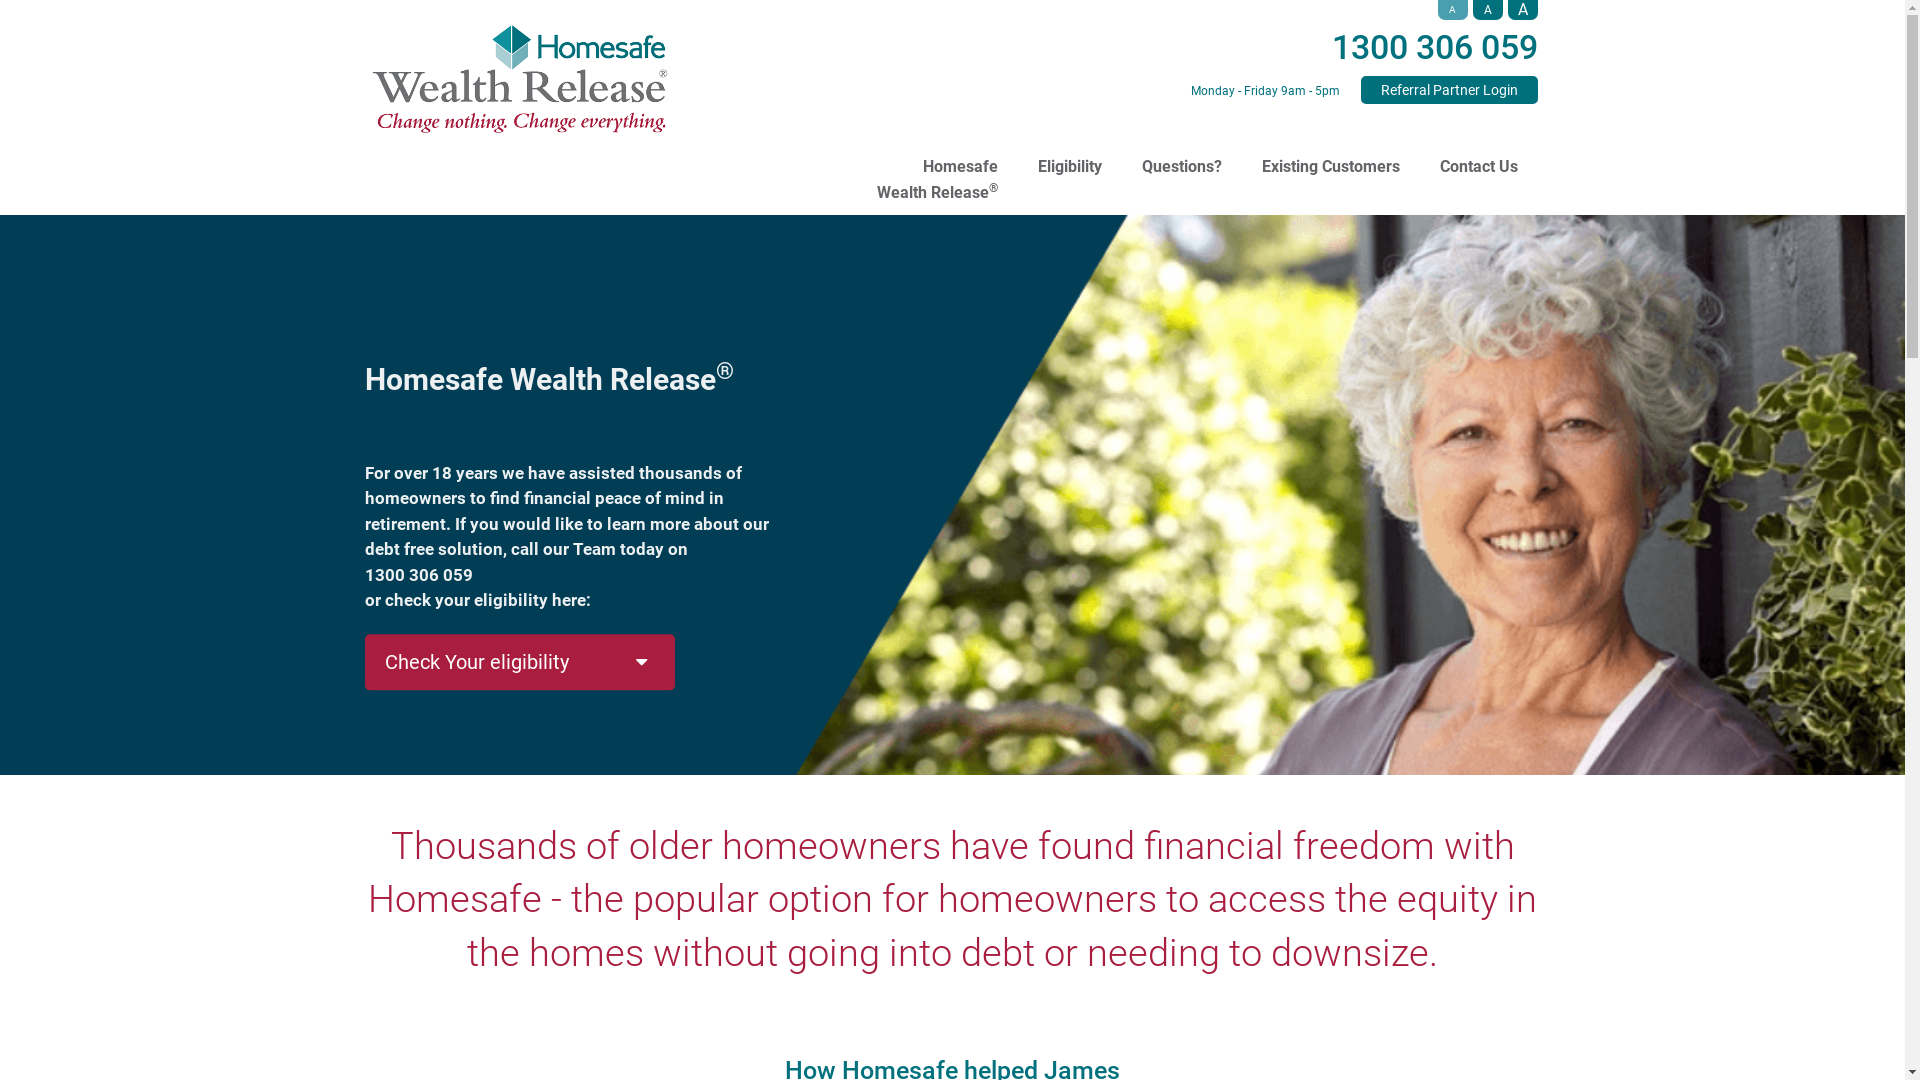 The height and width of the screenshot is (1080, 1920). What do you see at coordinates (1521, 10) in the screenshot?
I see `'A'` at bounding box center [1521, 10].